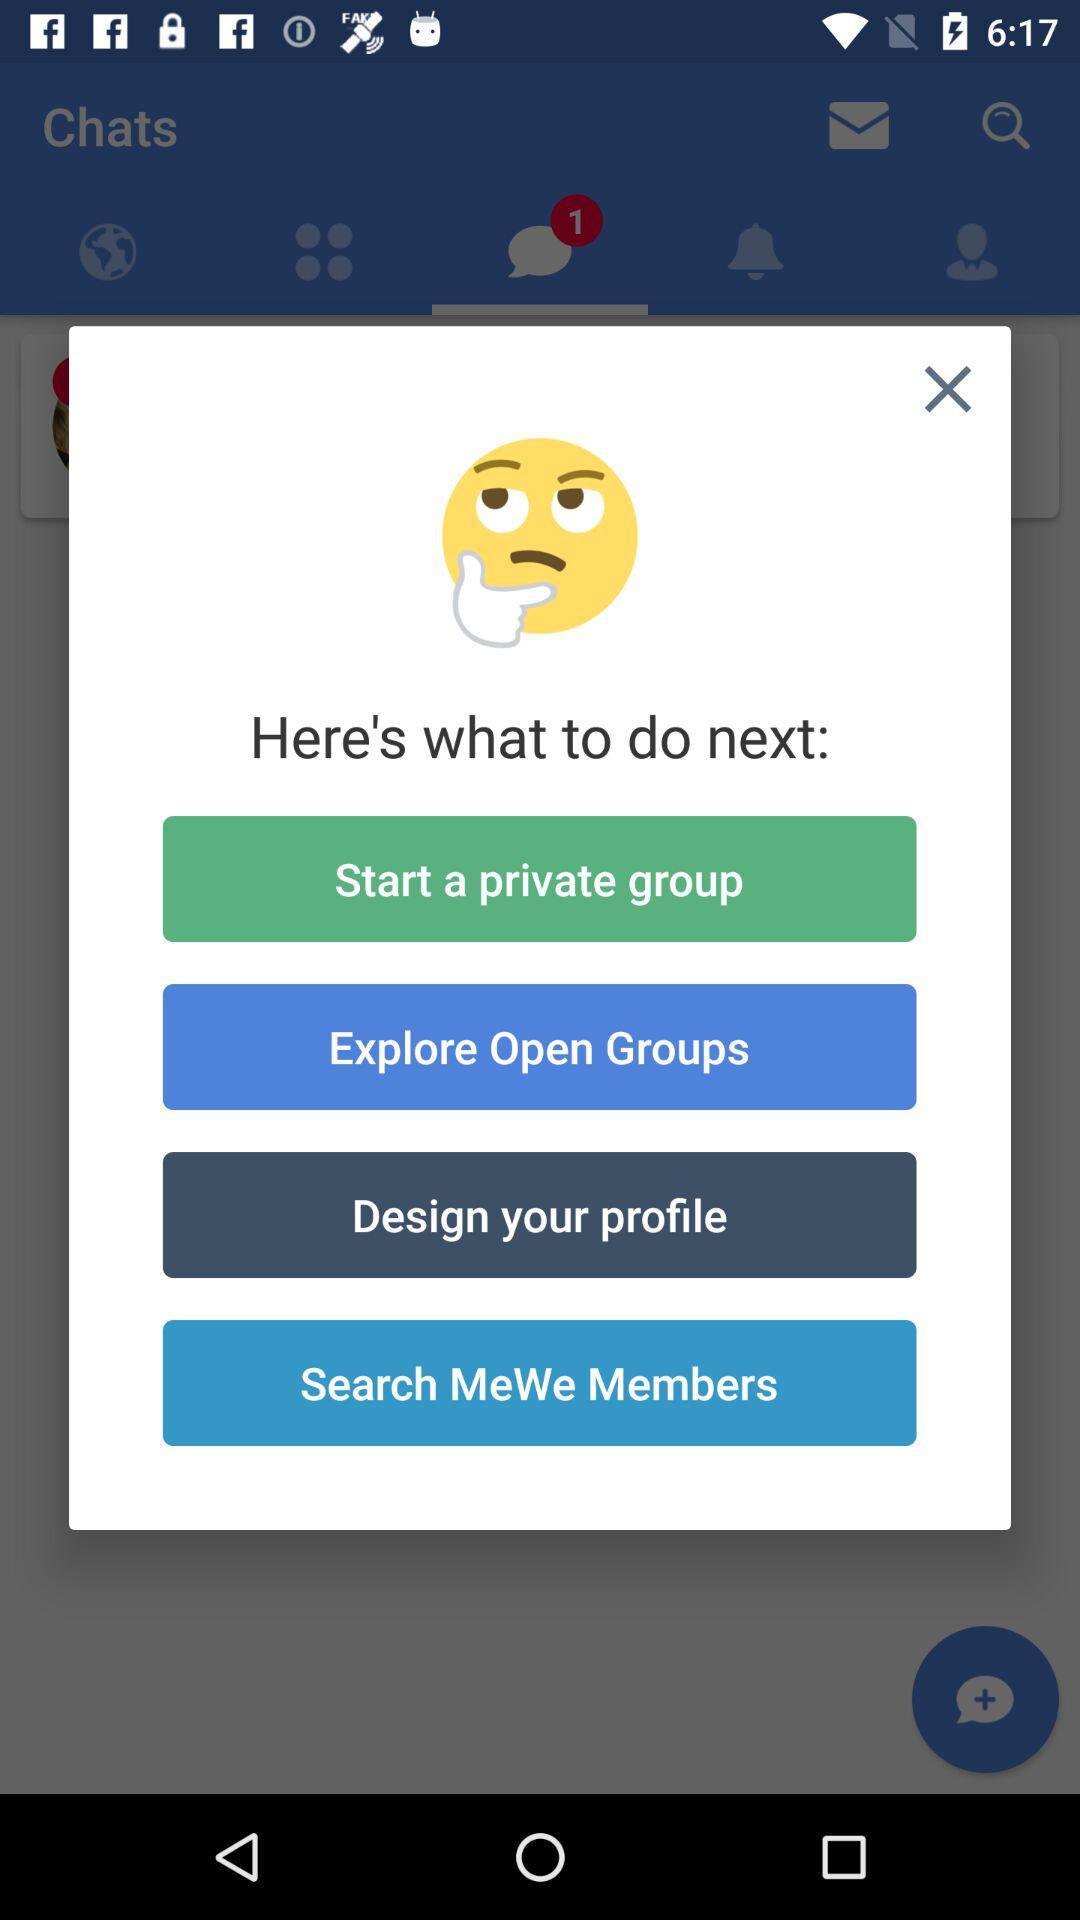  Describe the element at coordinates (538, 878) in the screenshot. I see `item above the explore open groups` at that location.